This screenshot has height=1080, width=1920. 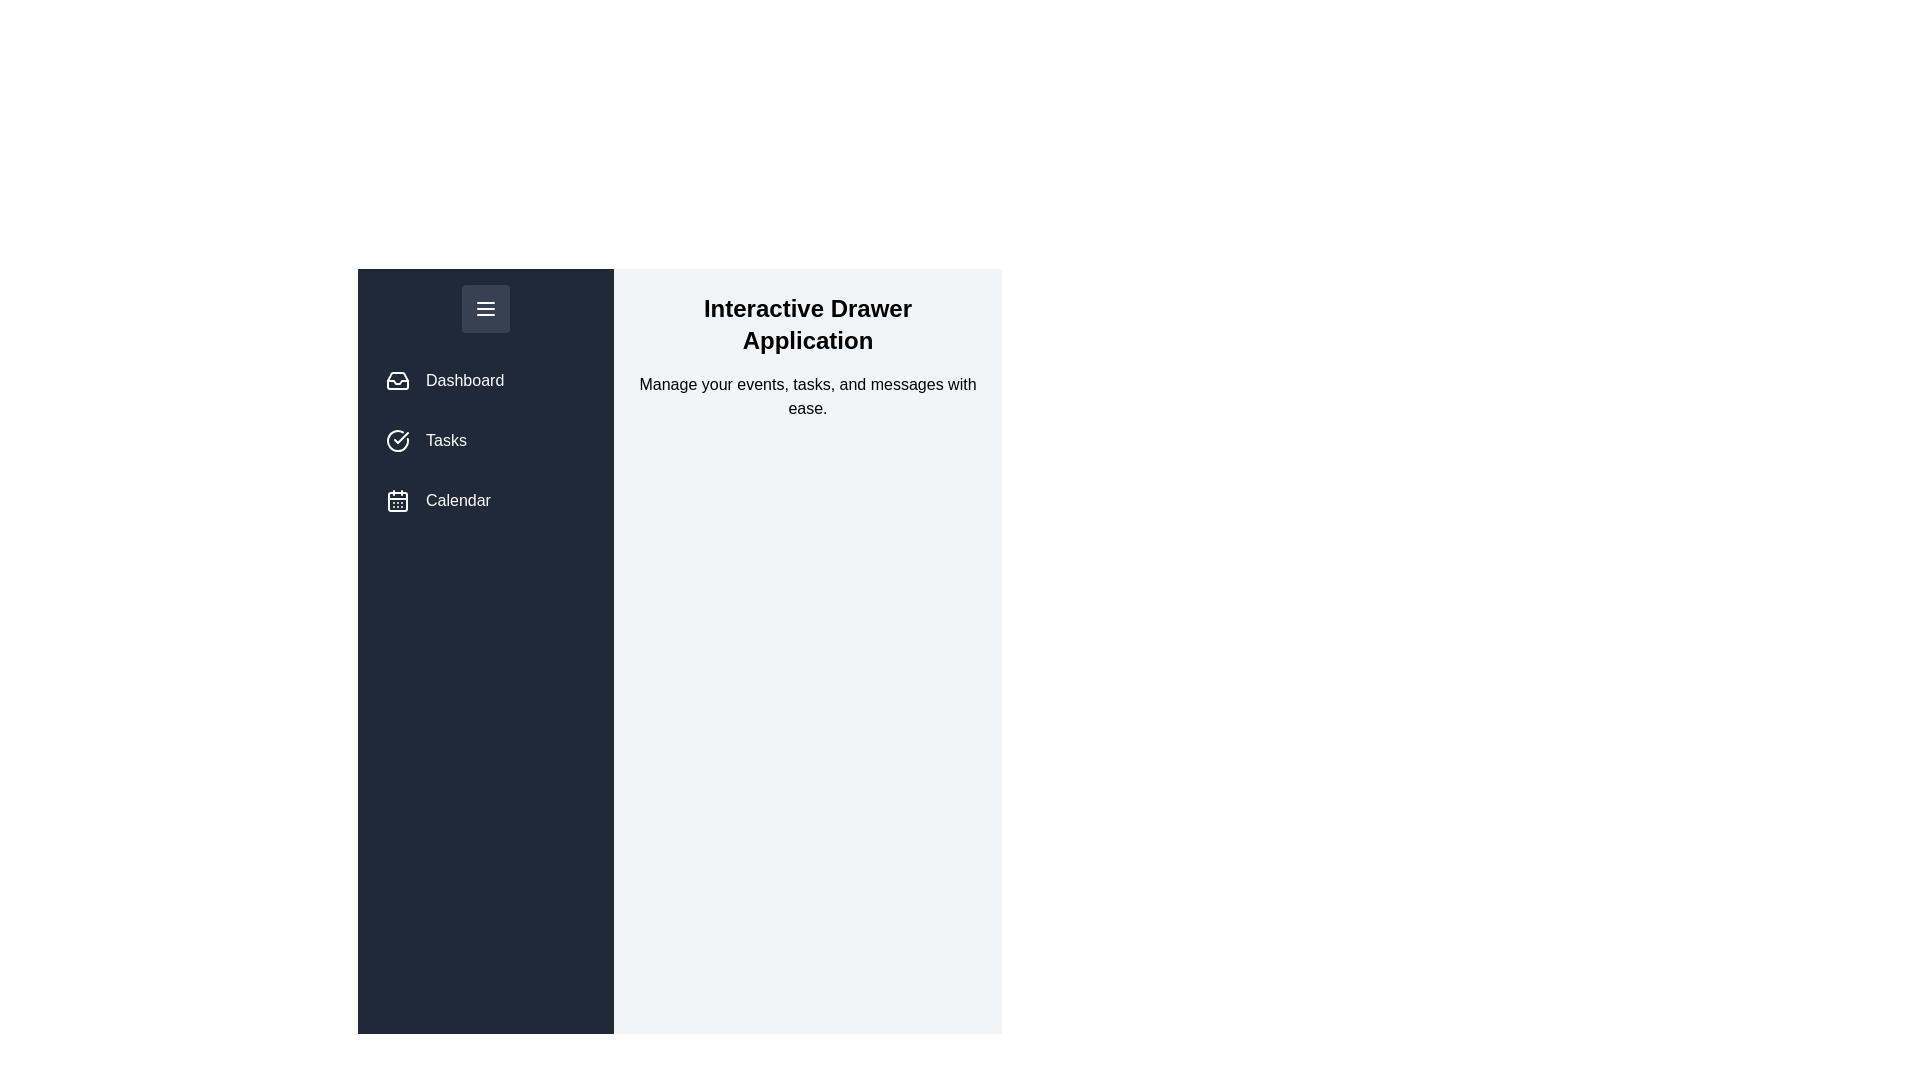 What do you see at coordinates (485, 308) in the screenshot?
I see `the dark gray rectangular button with a three-line icon at the top of the vertical navigation panel` at bounding box center [485, 308].